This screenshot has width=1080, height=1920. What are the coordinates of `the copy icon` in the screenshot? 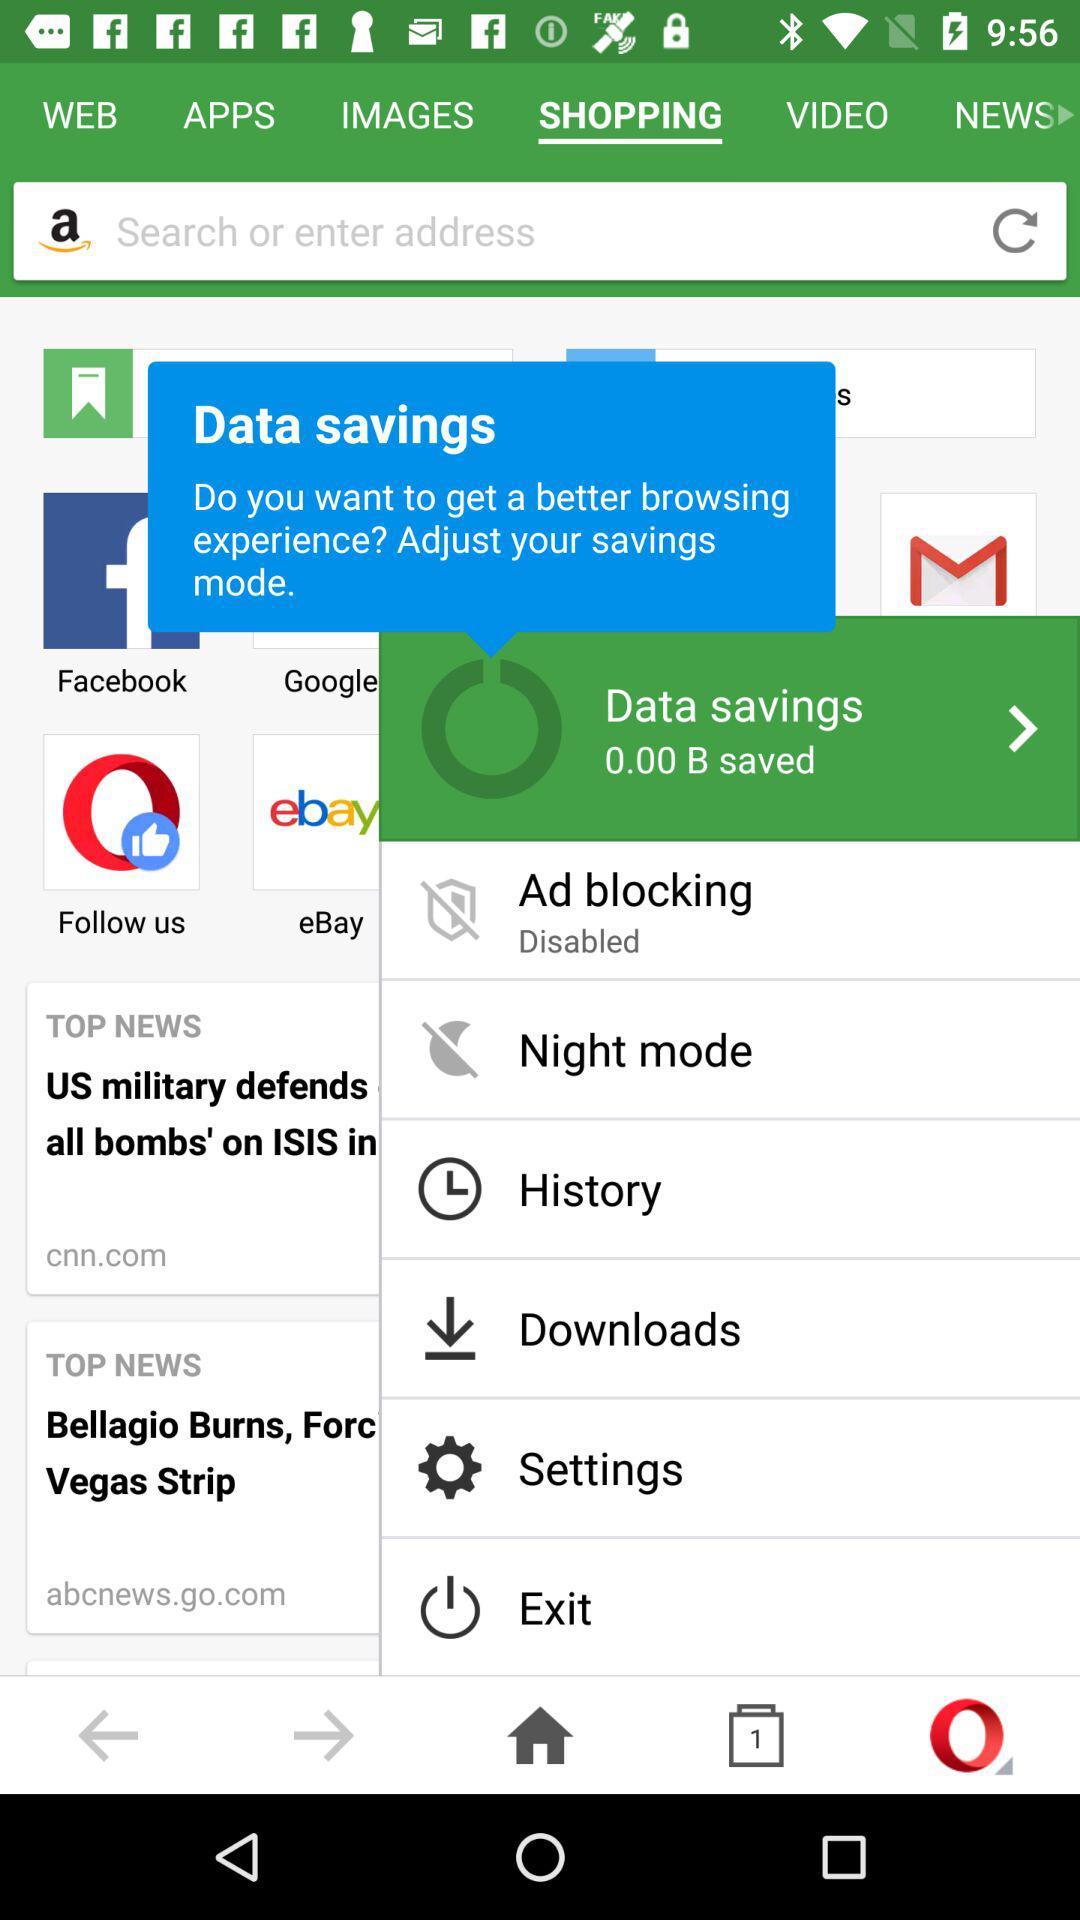 It's located at (756, 1734).